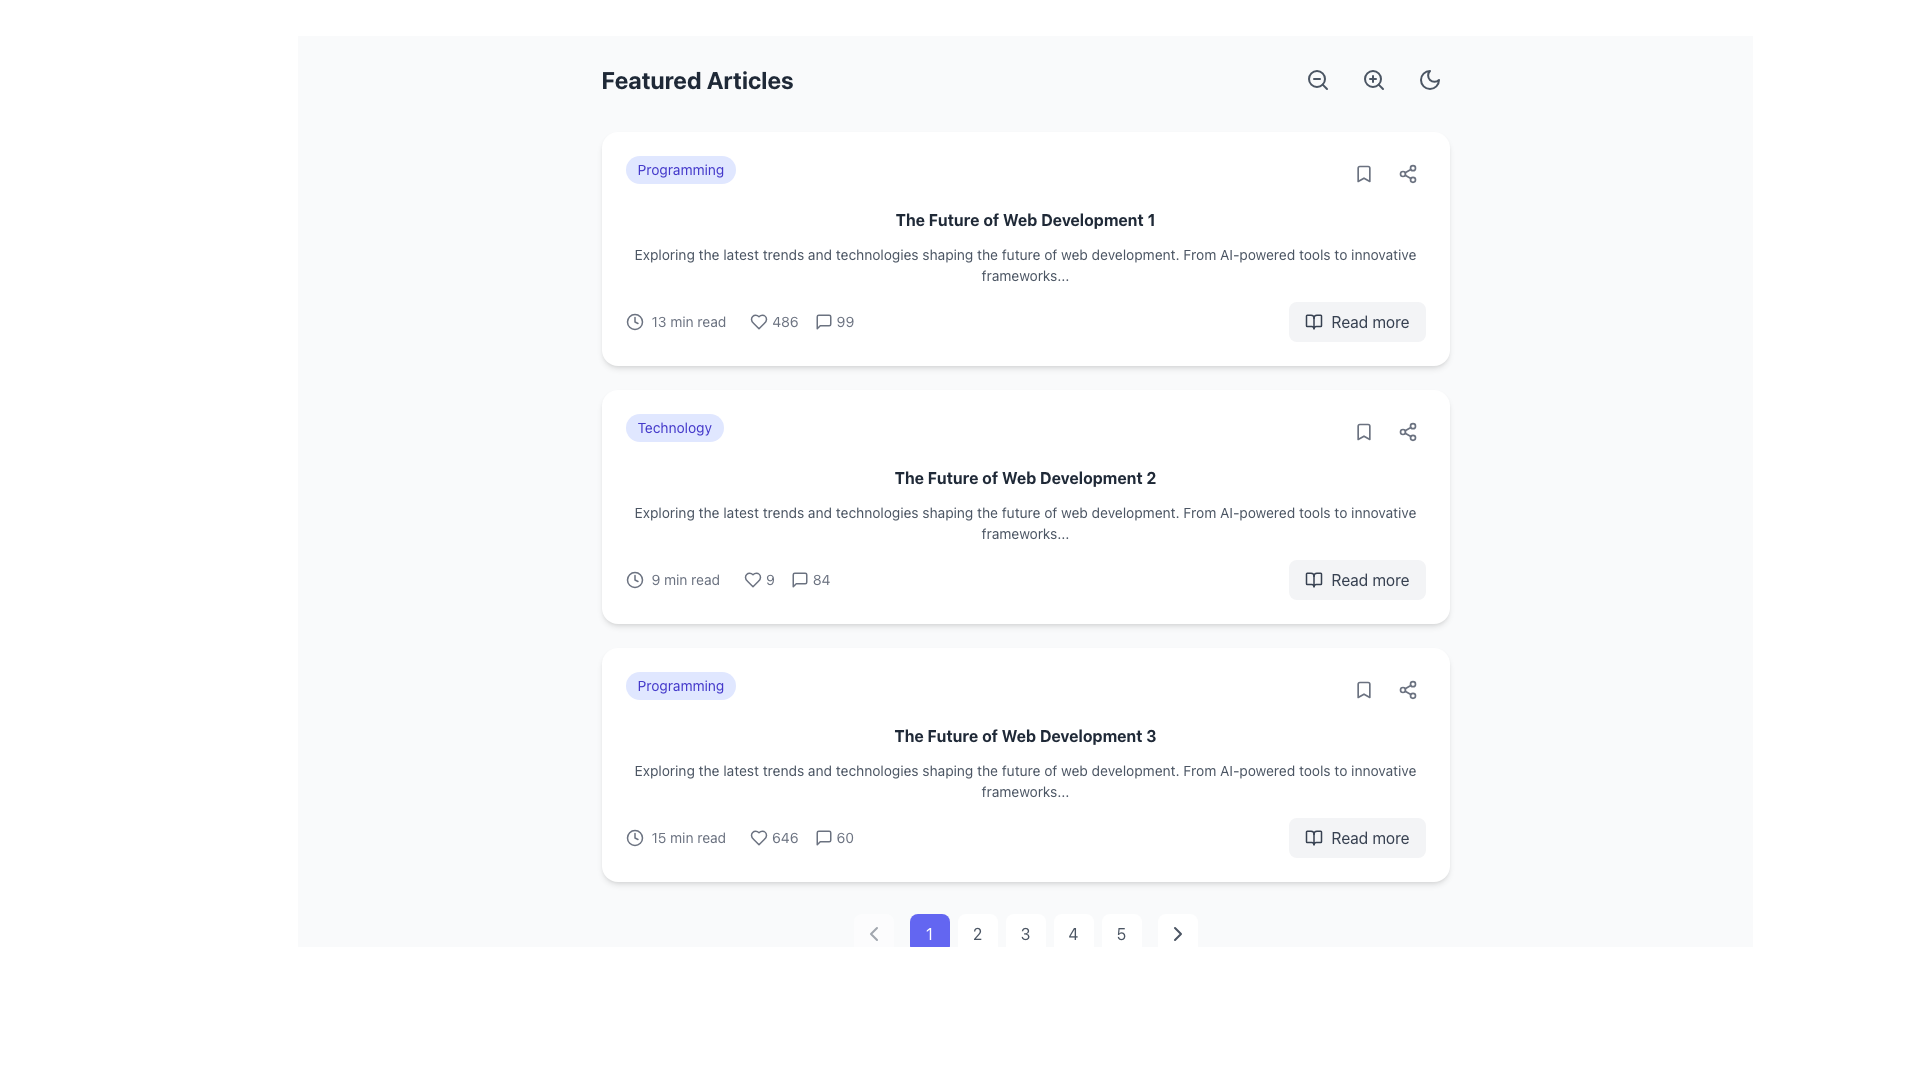 The image size is (1920, 1080). What do you see at coordinates (821, 579) in the screenshot?
I see `the small gray text label displaying the number '84', which shows supplementary numeric information next to the speech bubble icon in the second article entry under the 'Featured Articles' section` at bounding box center [821, 579].